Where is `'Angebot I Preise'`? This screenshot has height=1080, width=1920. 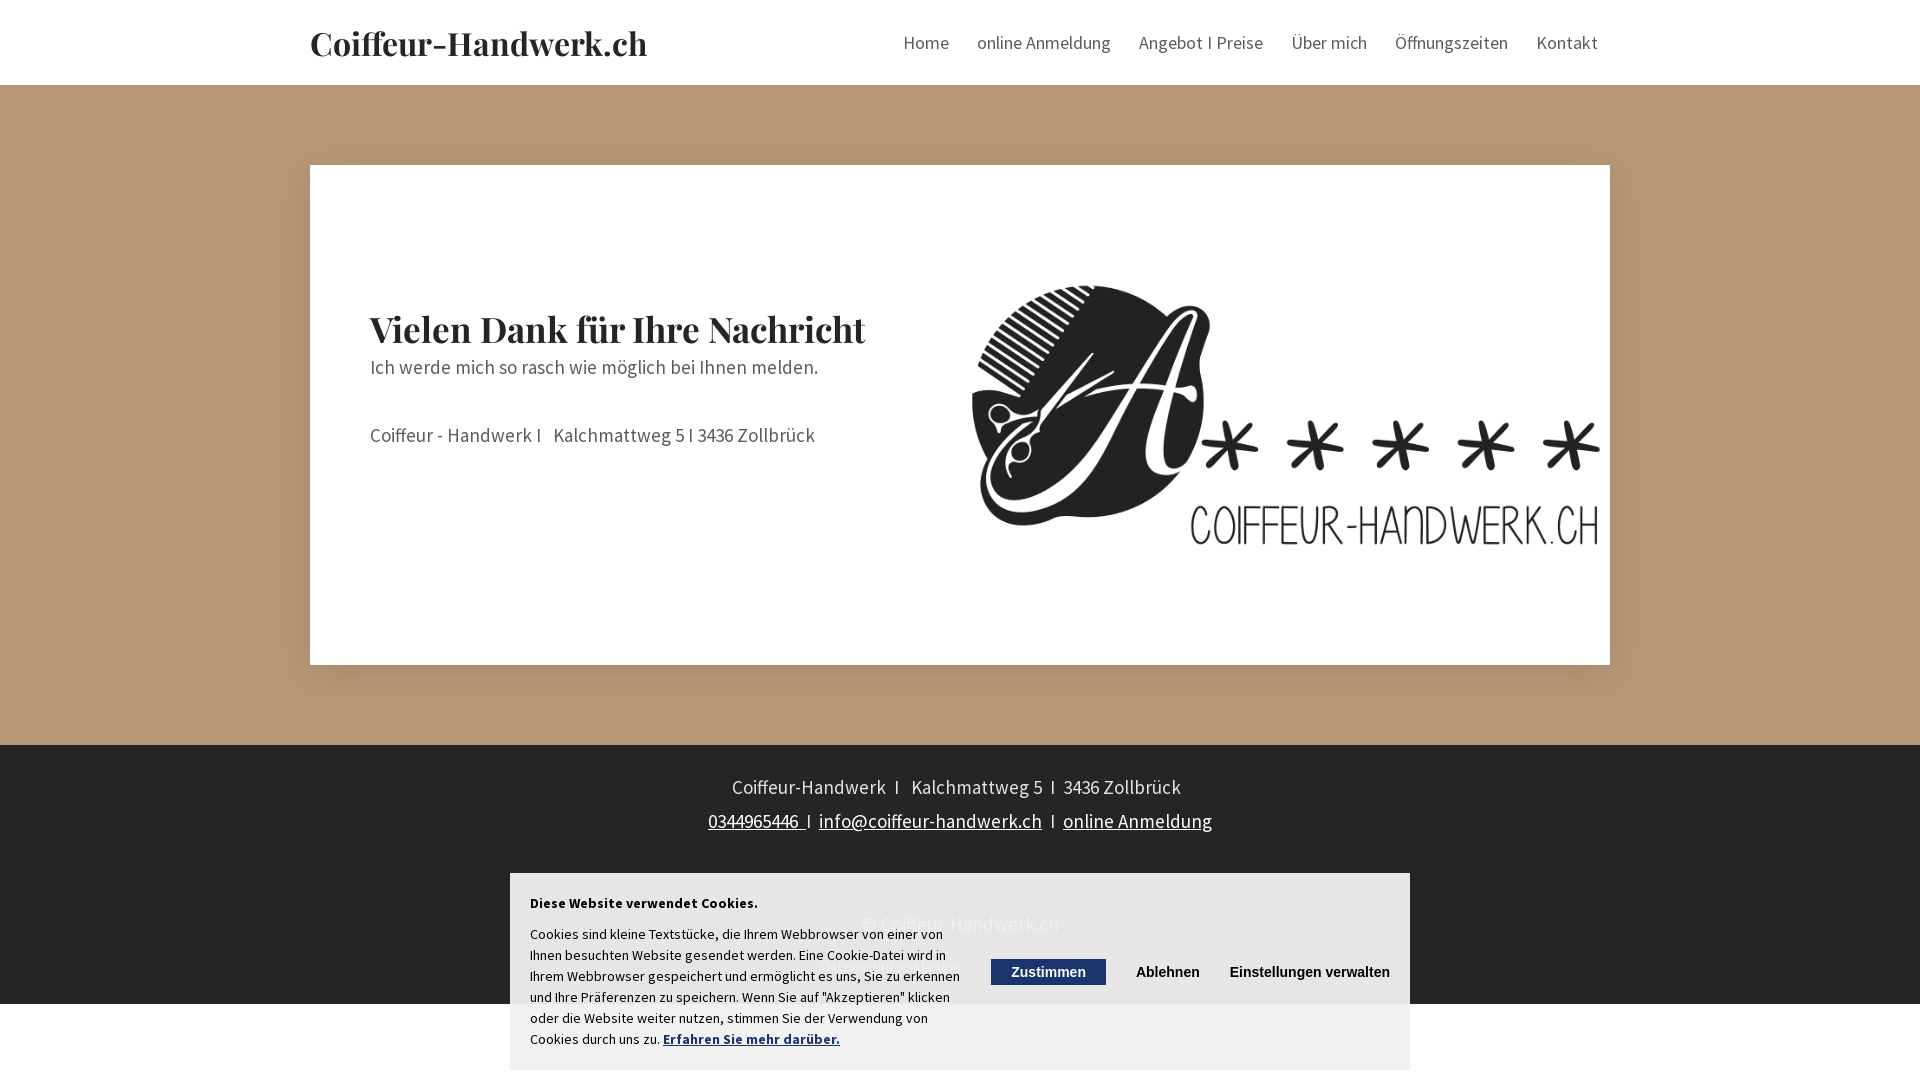
'Angebot I Preise' is located at coordinates (1200, 42).